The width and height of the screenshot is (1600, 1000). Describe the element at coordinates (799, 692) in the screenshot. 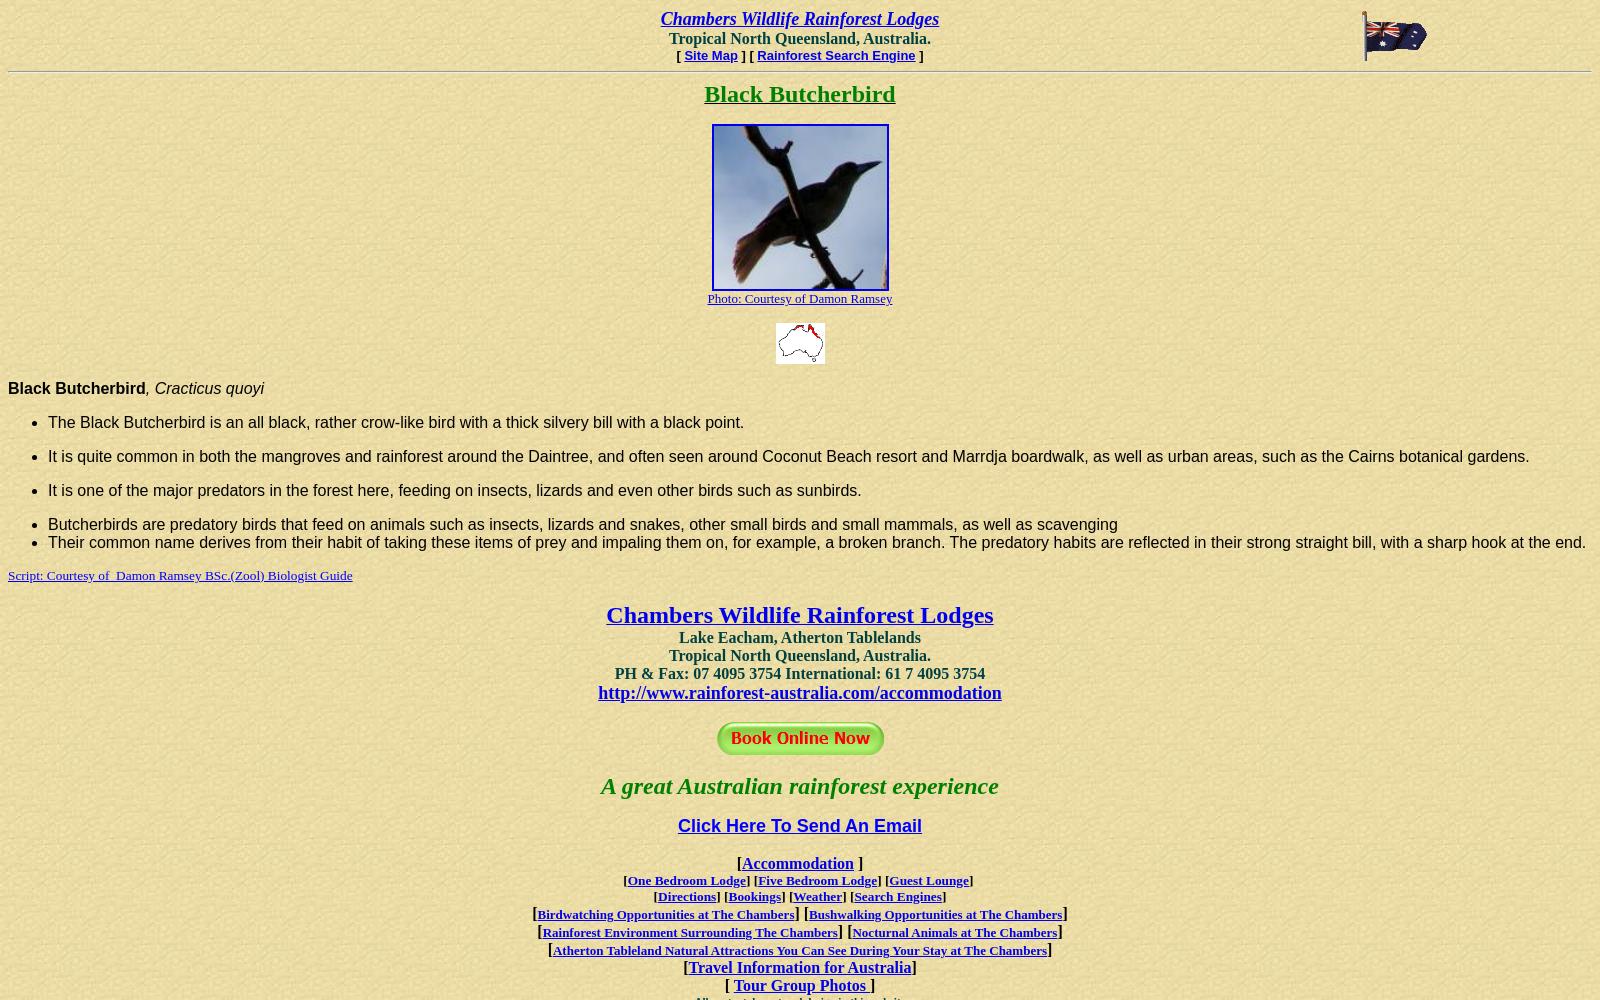

I see `'http://www.rainforest-australia.com/accommodation'` at that location.